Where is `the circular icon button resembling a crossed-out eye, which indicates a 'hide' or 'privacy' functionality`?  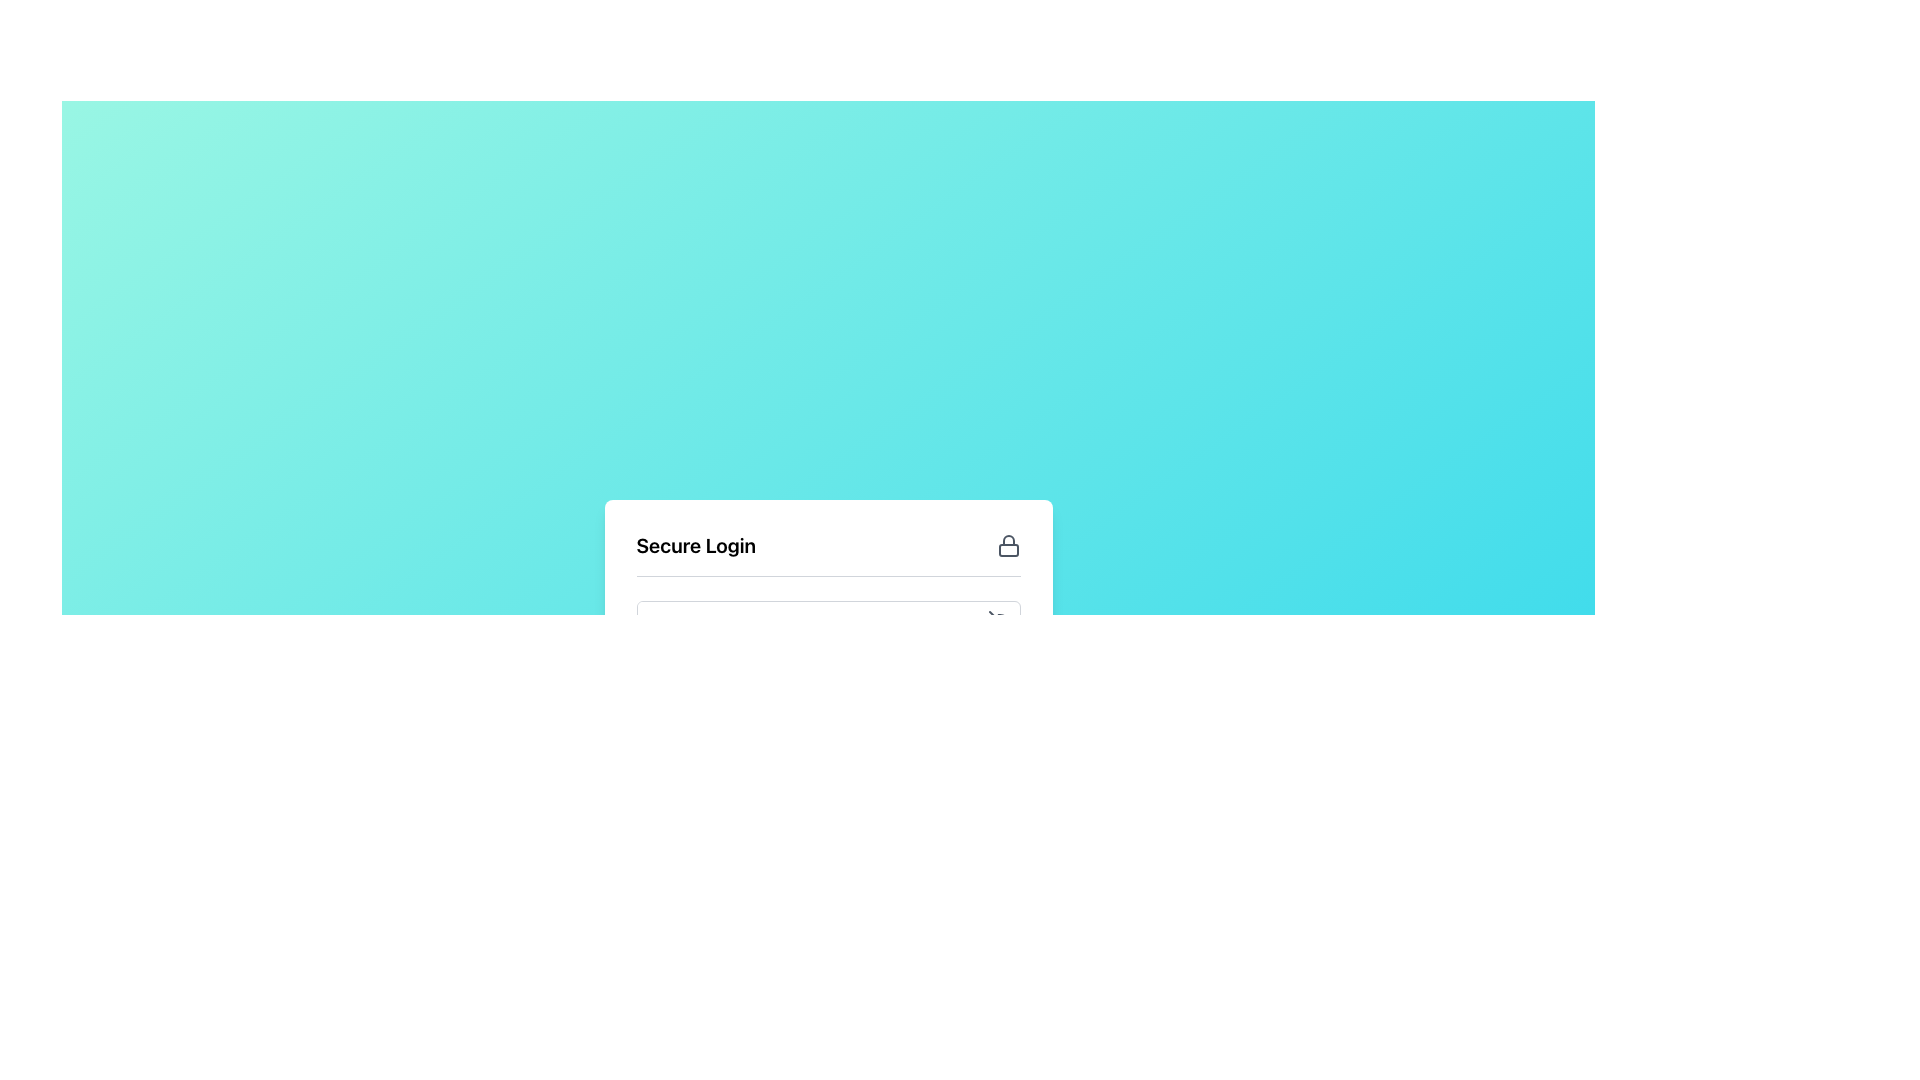
the circular icon button resembling a crossed-out eye, which indicates a 'hide' or 'privacy' functionality is located at coordinates (999, 620).